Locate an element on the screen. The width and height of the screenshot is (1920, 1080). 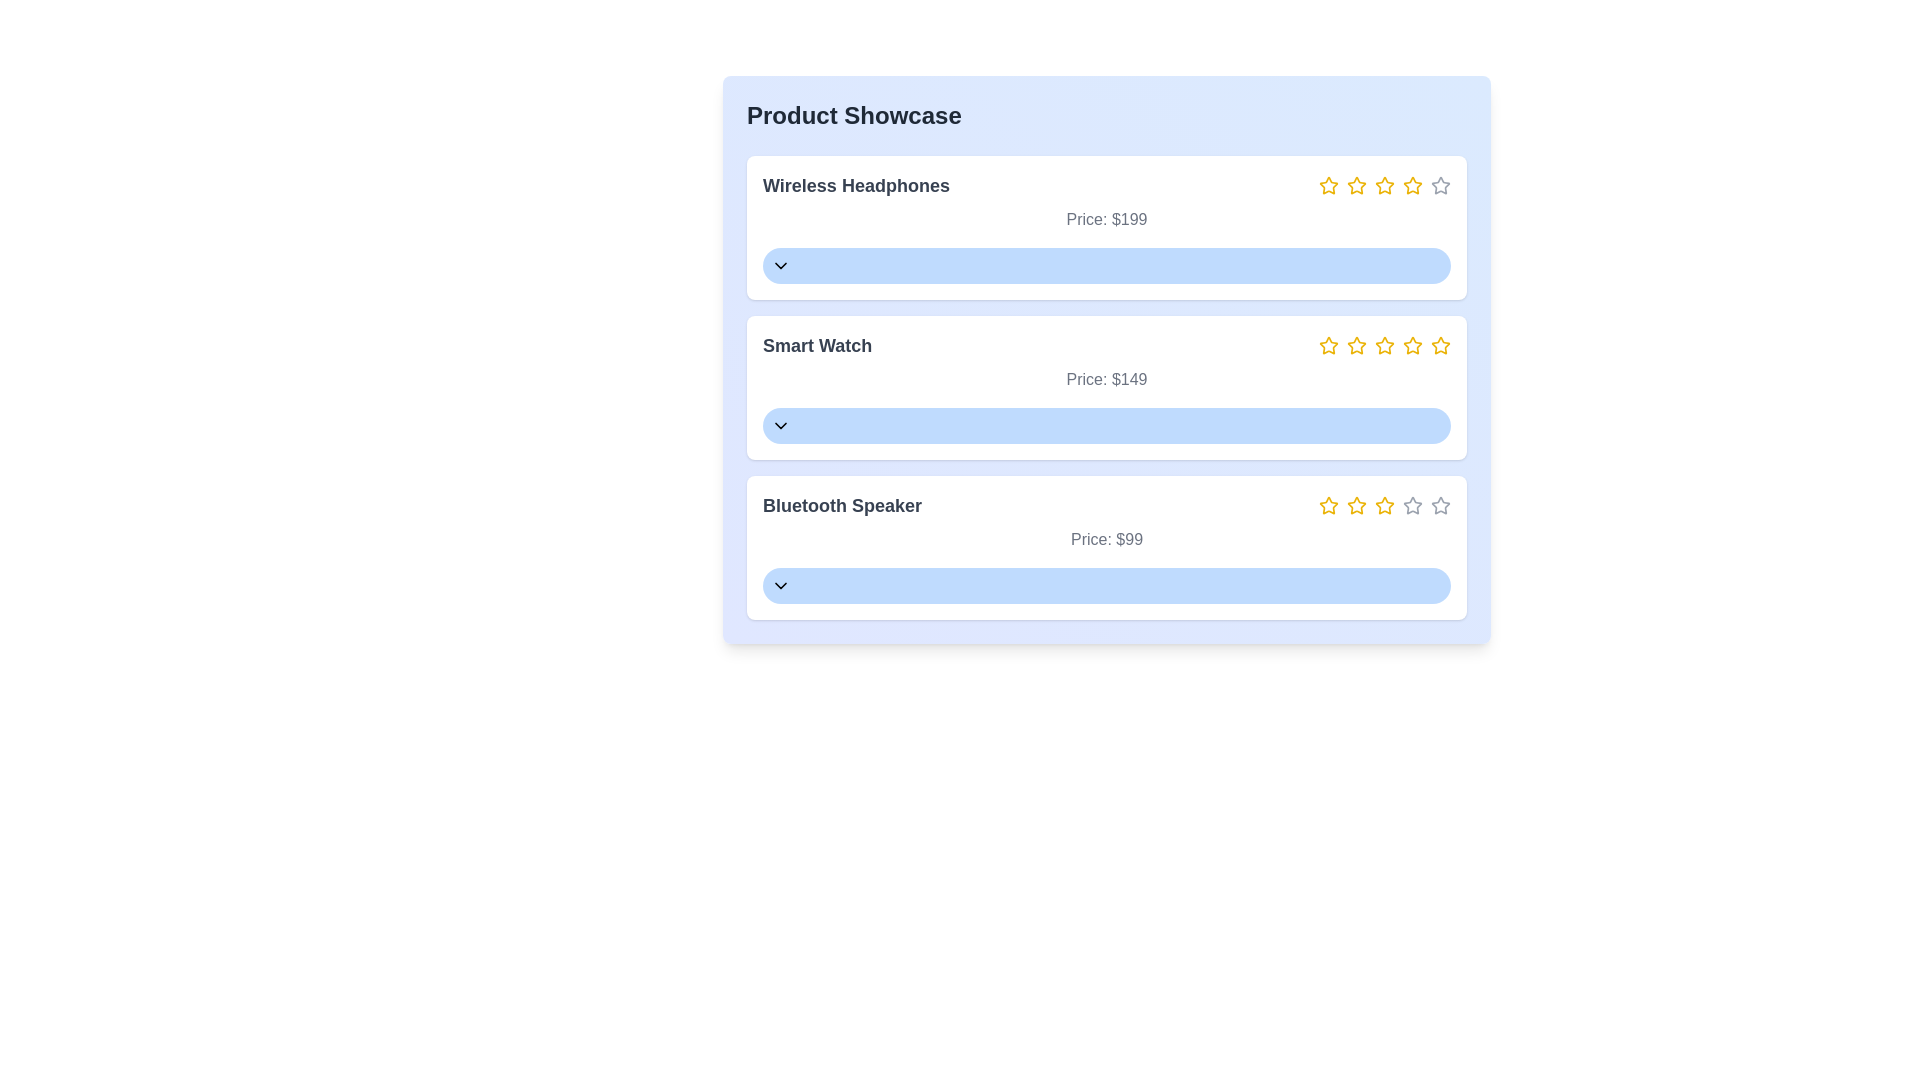
the first star icon for rating in the rating row of the 'Wireless Headphones' product is located at coordinates (1329, 185).